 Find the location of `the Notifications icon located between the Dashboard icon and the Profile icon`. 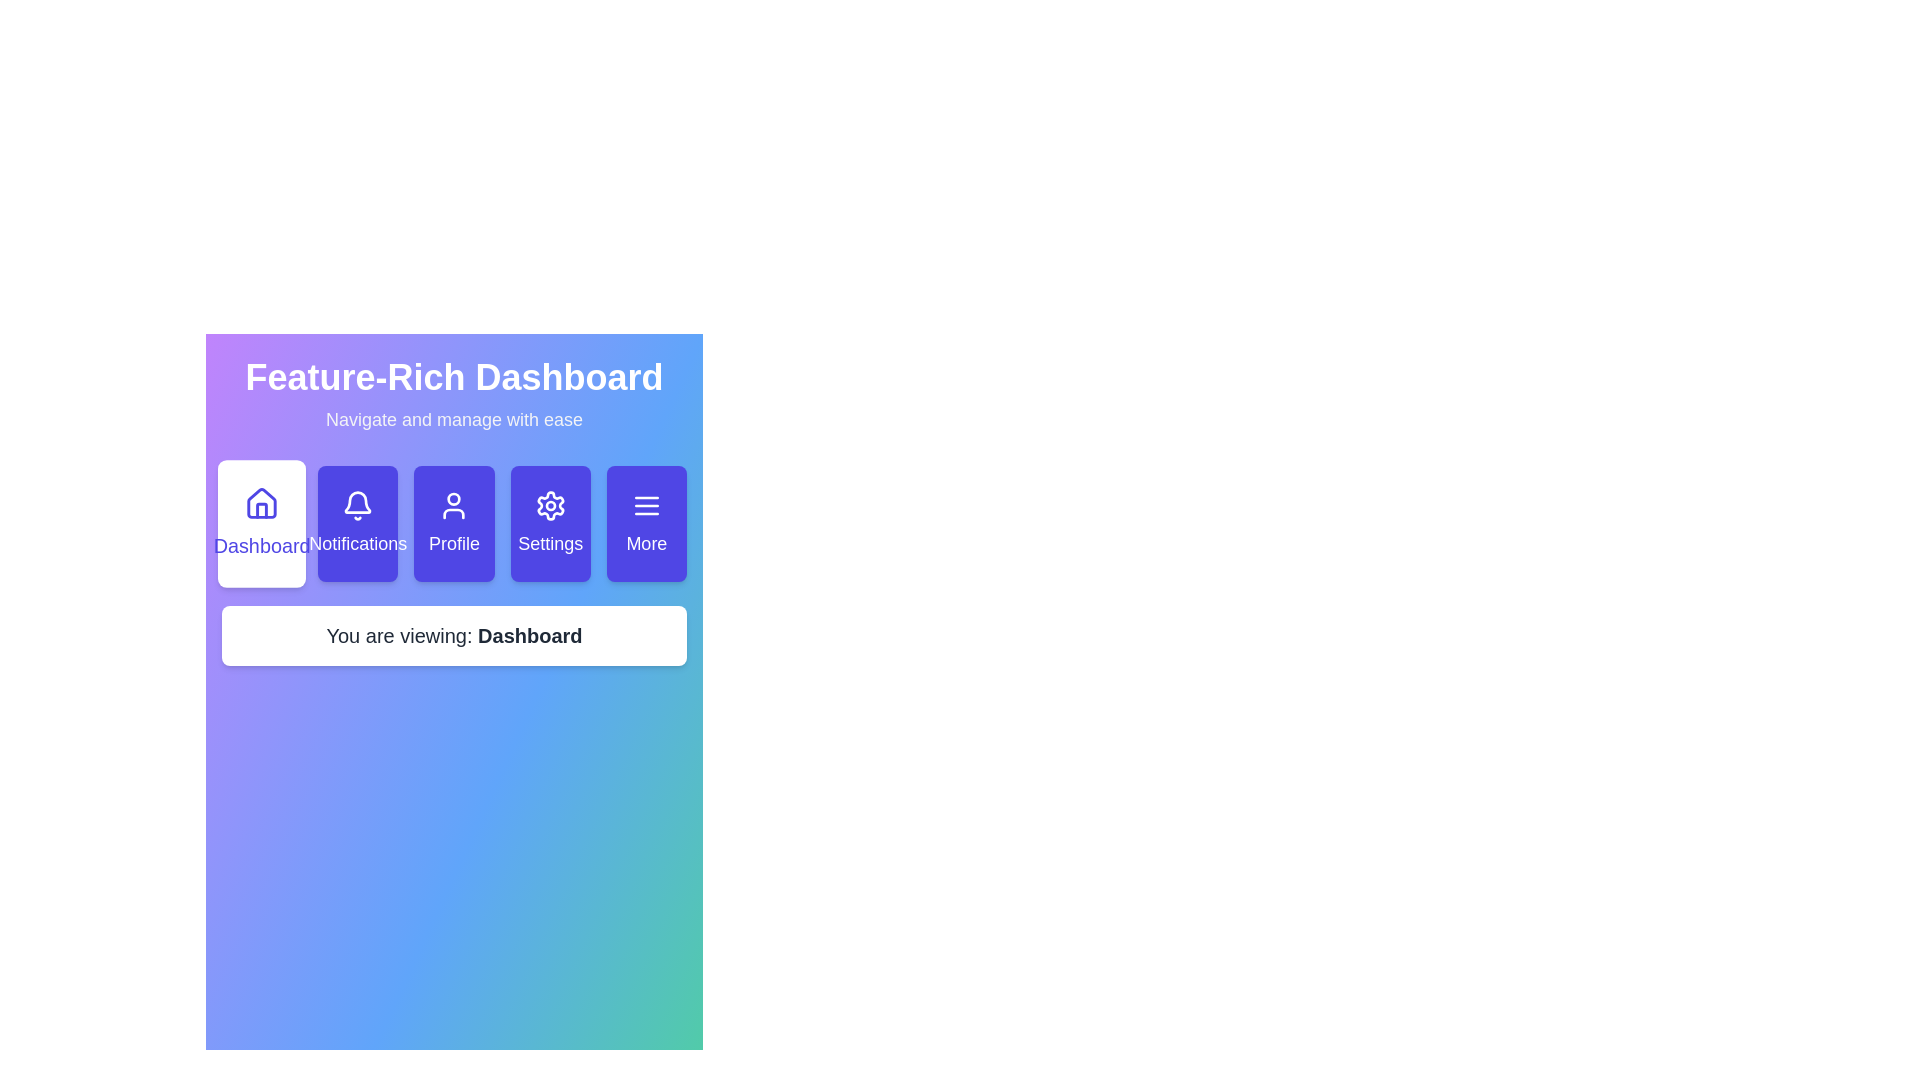

the Notifications icon located between the Dashboard icon and the Profile icon is located at coordinates (358, 501).